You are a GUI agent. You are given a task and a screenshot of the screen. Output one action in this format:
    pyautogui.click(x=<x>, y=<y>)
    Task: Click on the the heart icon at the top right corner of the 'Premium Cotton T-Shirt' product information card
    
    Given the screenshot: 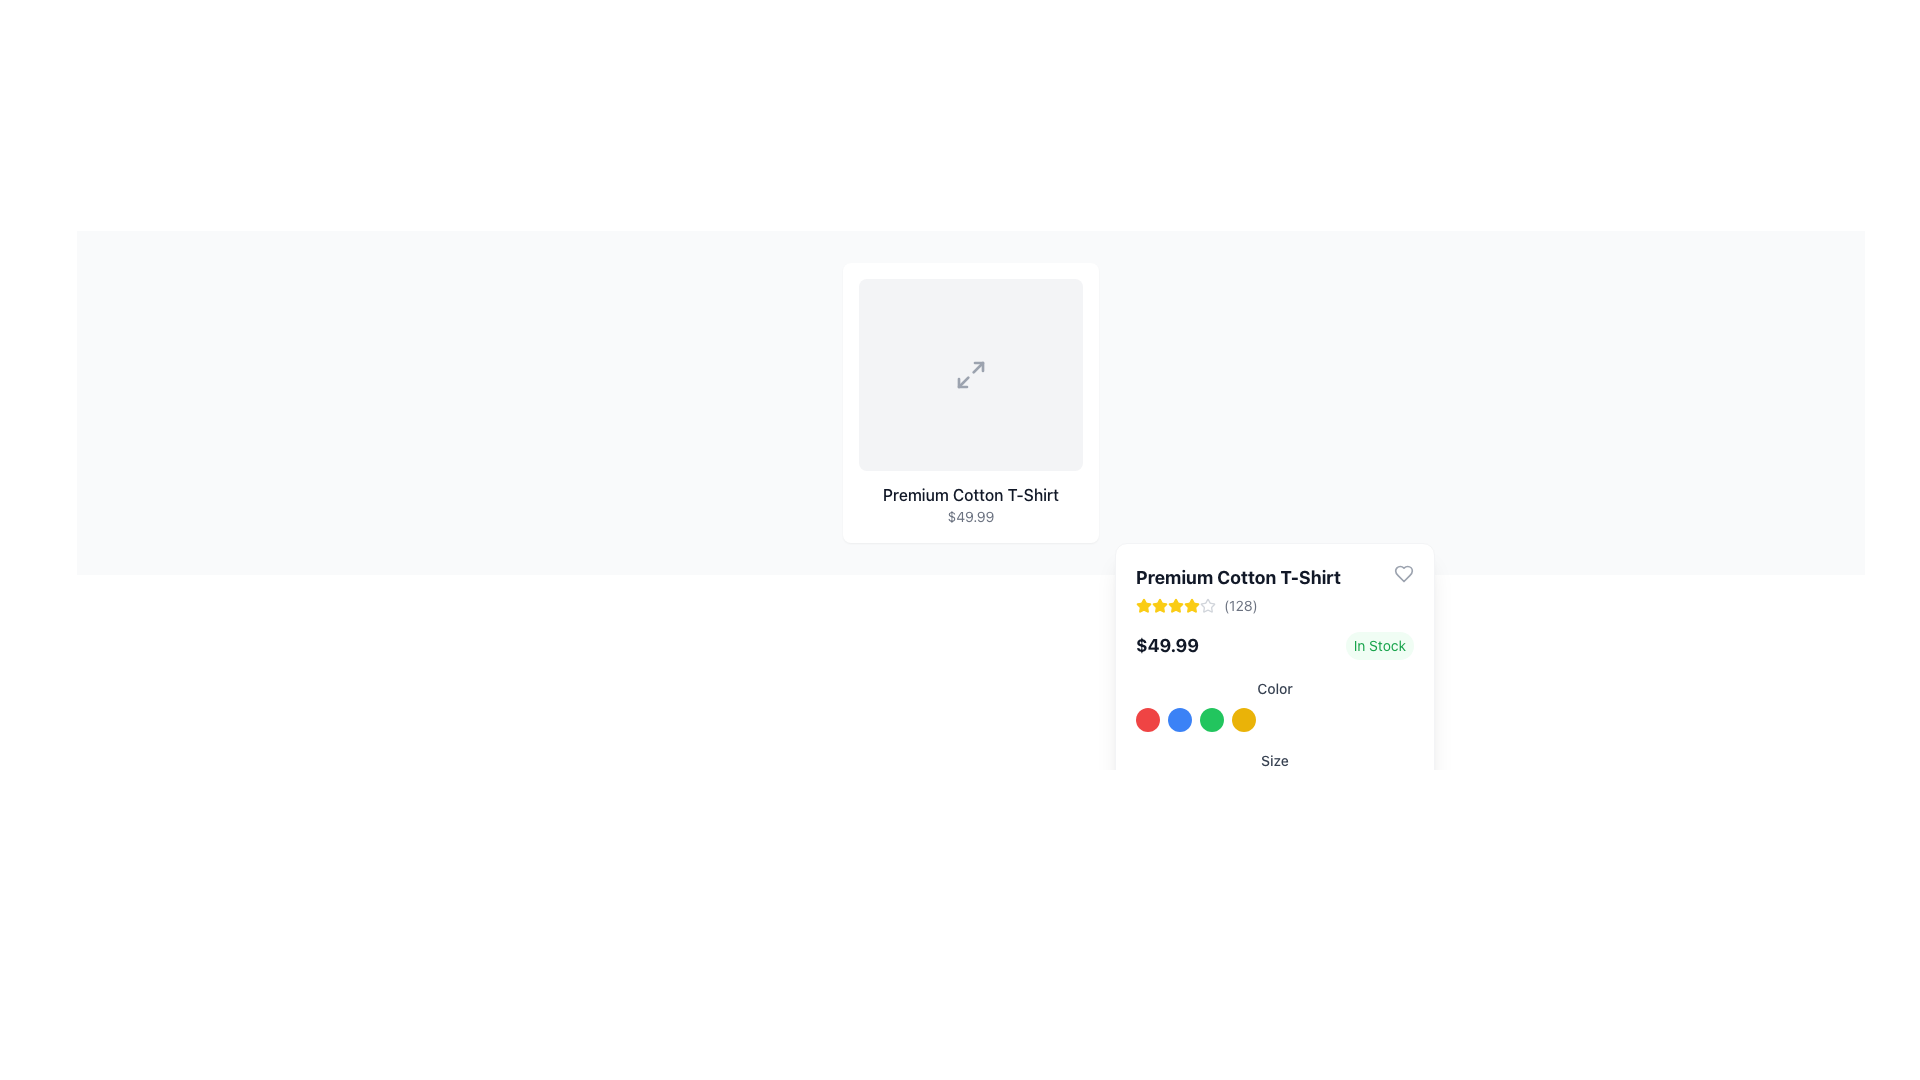 What is the action you would take?
    pyautogui.click(x=1402, y=574)
    